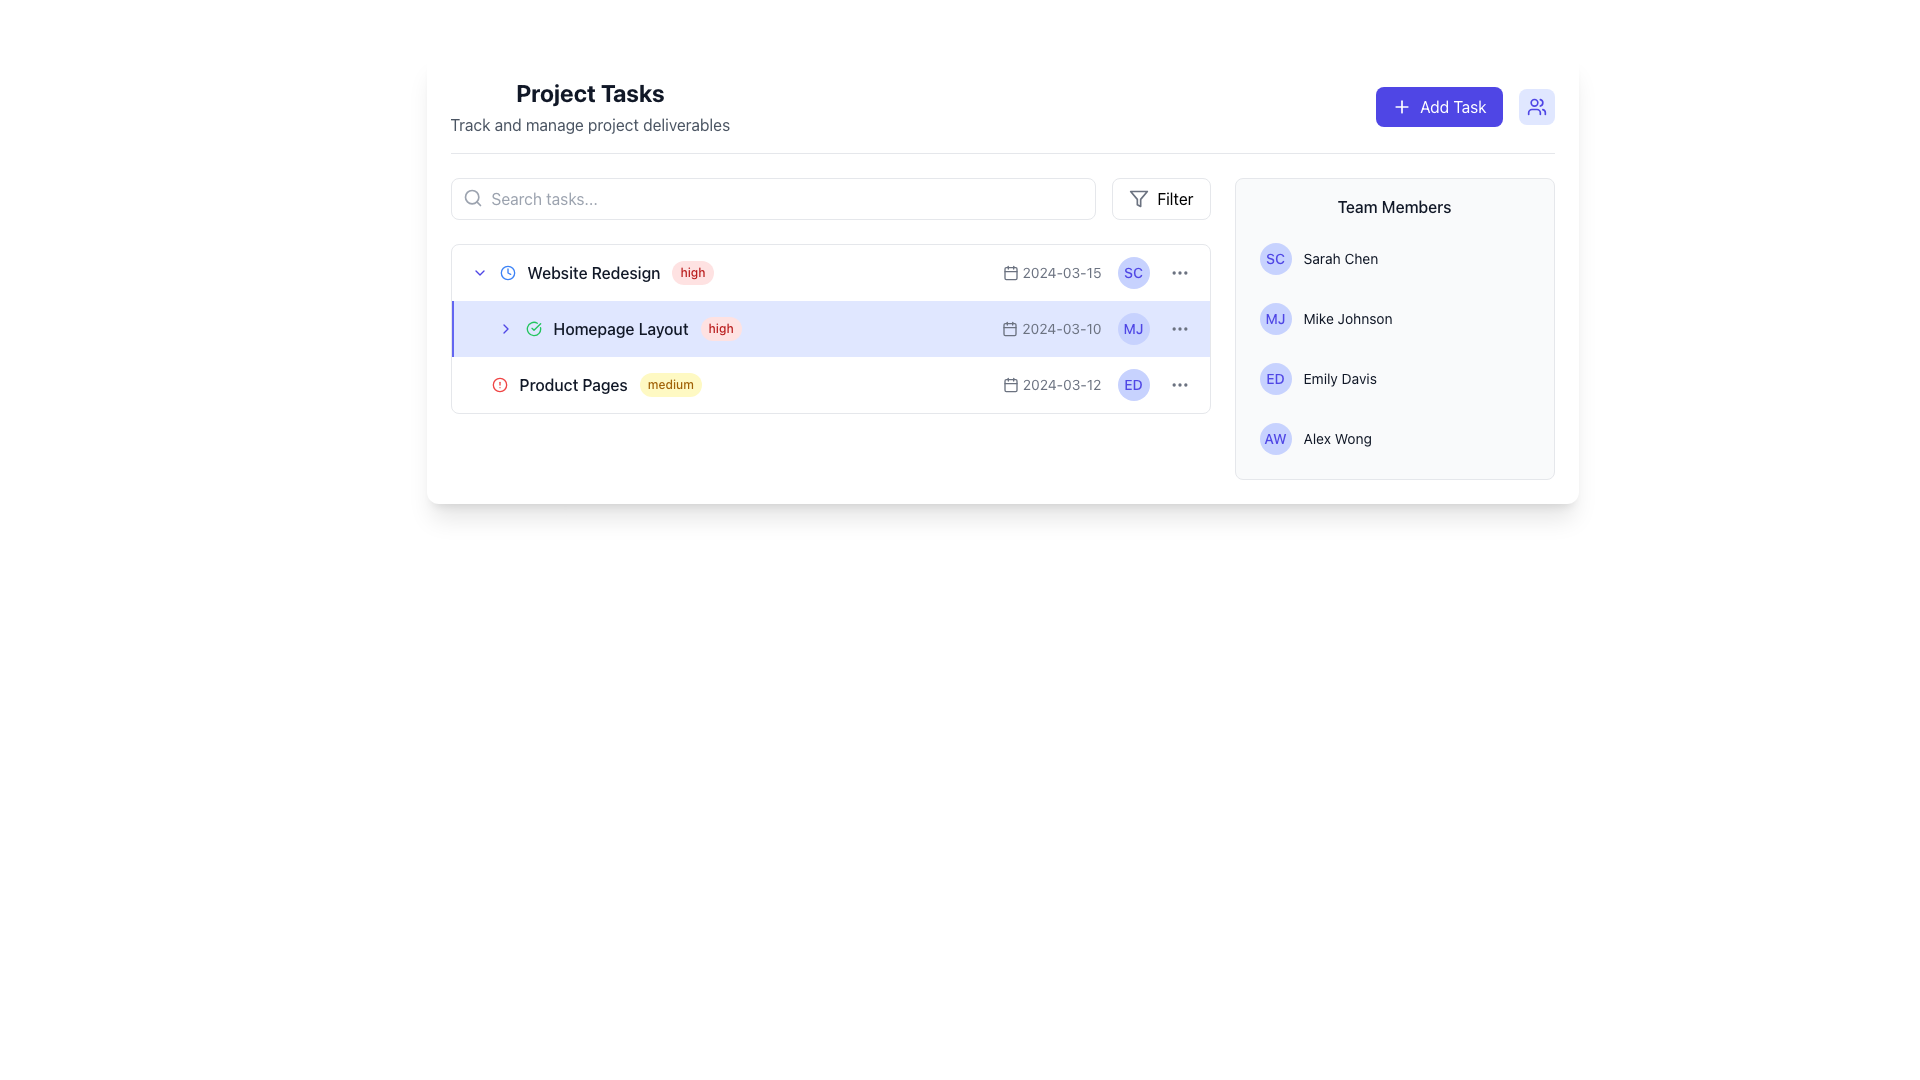 Image resolution: width=1920 pixels, height=1080 pixels. Describe the element at coordinates (830, 385) in the screenshot. I see `the third task entry row under the 'Project Tasks' heading, which contains the text 'Product Pages', a yellow label marked 'medium', and a vertical ellipsis icon at the far right` at that location.